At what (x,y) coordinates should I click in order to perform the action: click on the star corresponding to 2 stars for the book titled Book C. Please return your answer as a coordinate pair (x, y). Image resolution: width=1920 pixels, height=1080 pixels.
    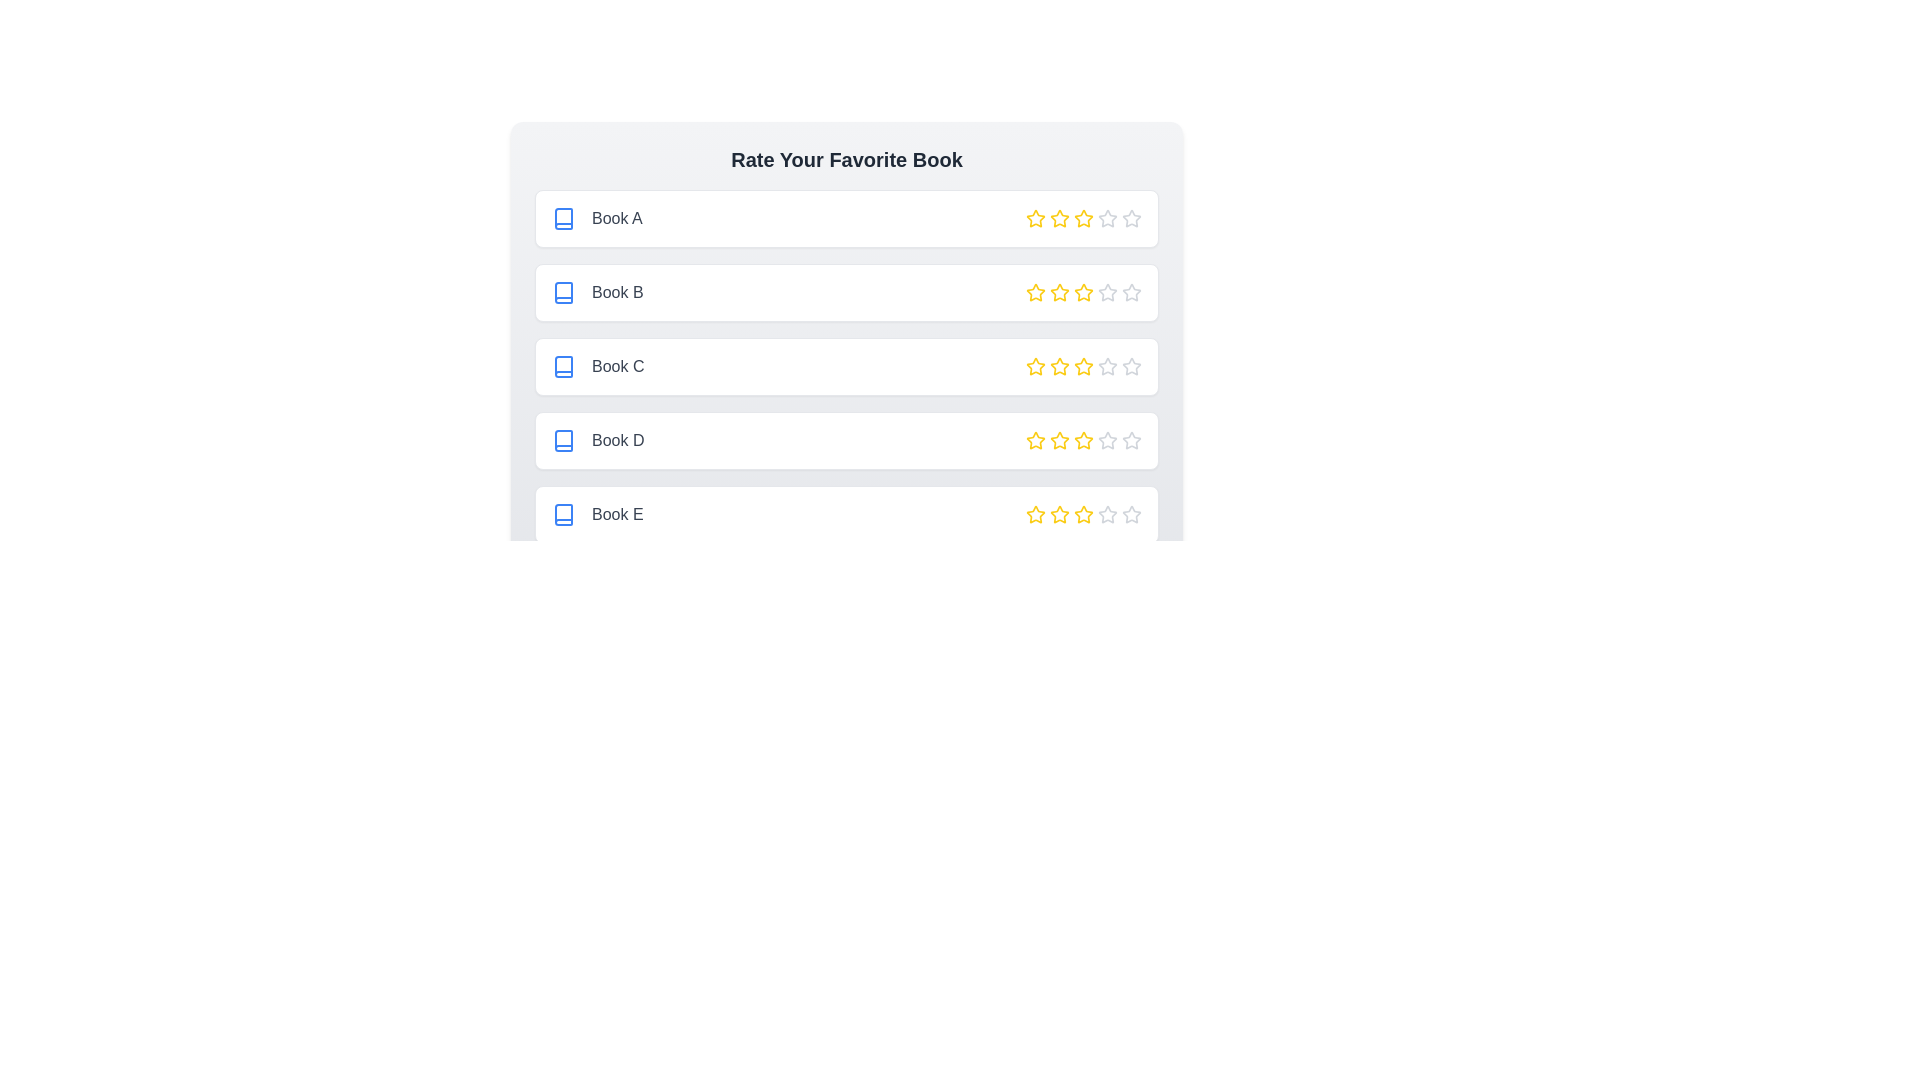
    Looking at the image, I should click on (1059, 366).